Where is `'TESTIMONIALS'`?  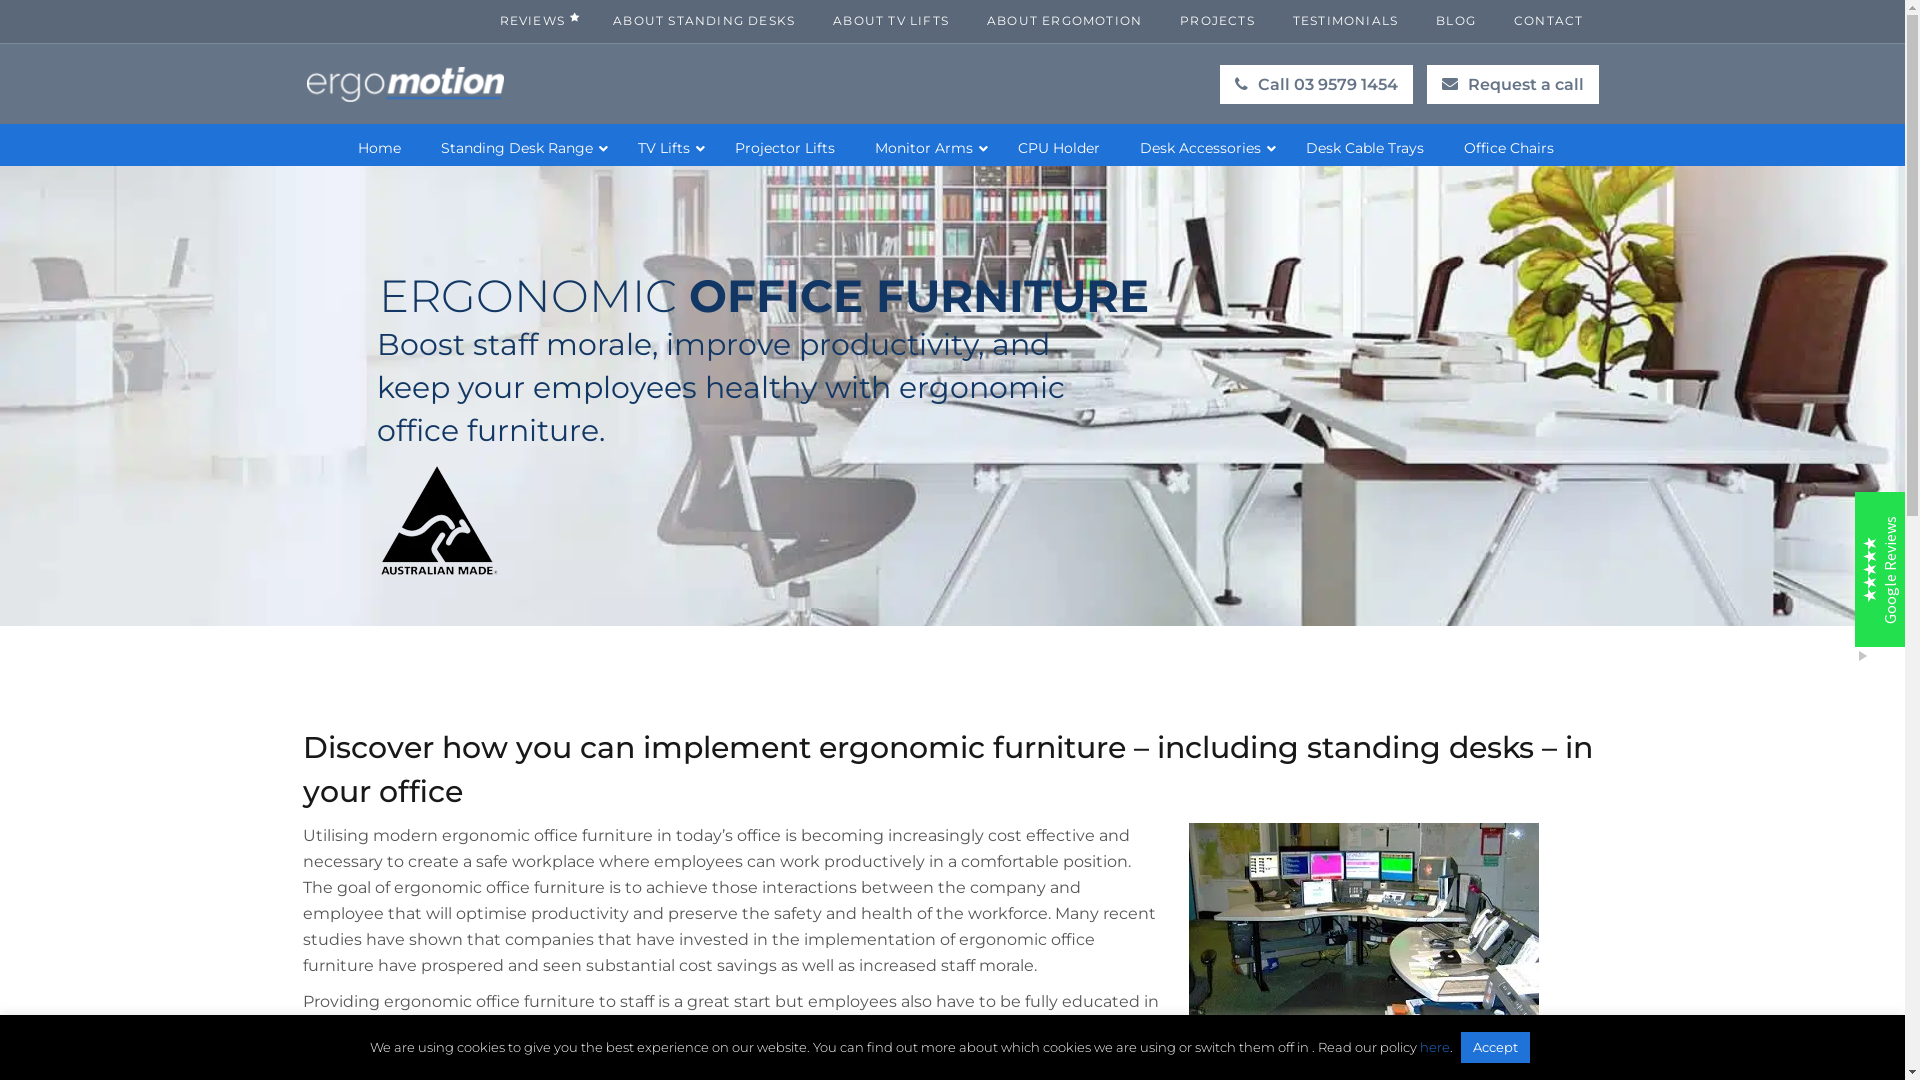
'TESTIMONIALS' is located at coordinates (1345, 20).